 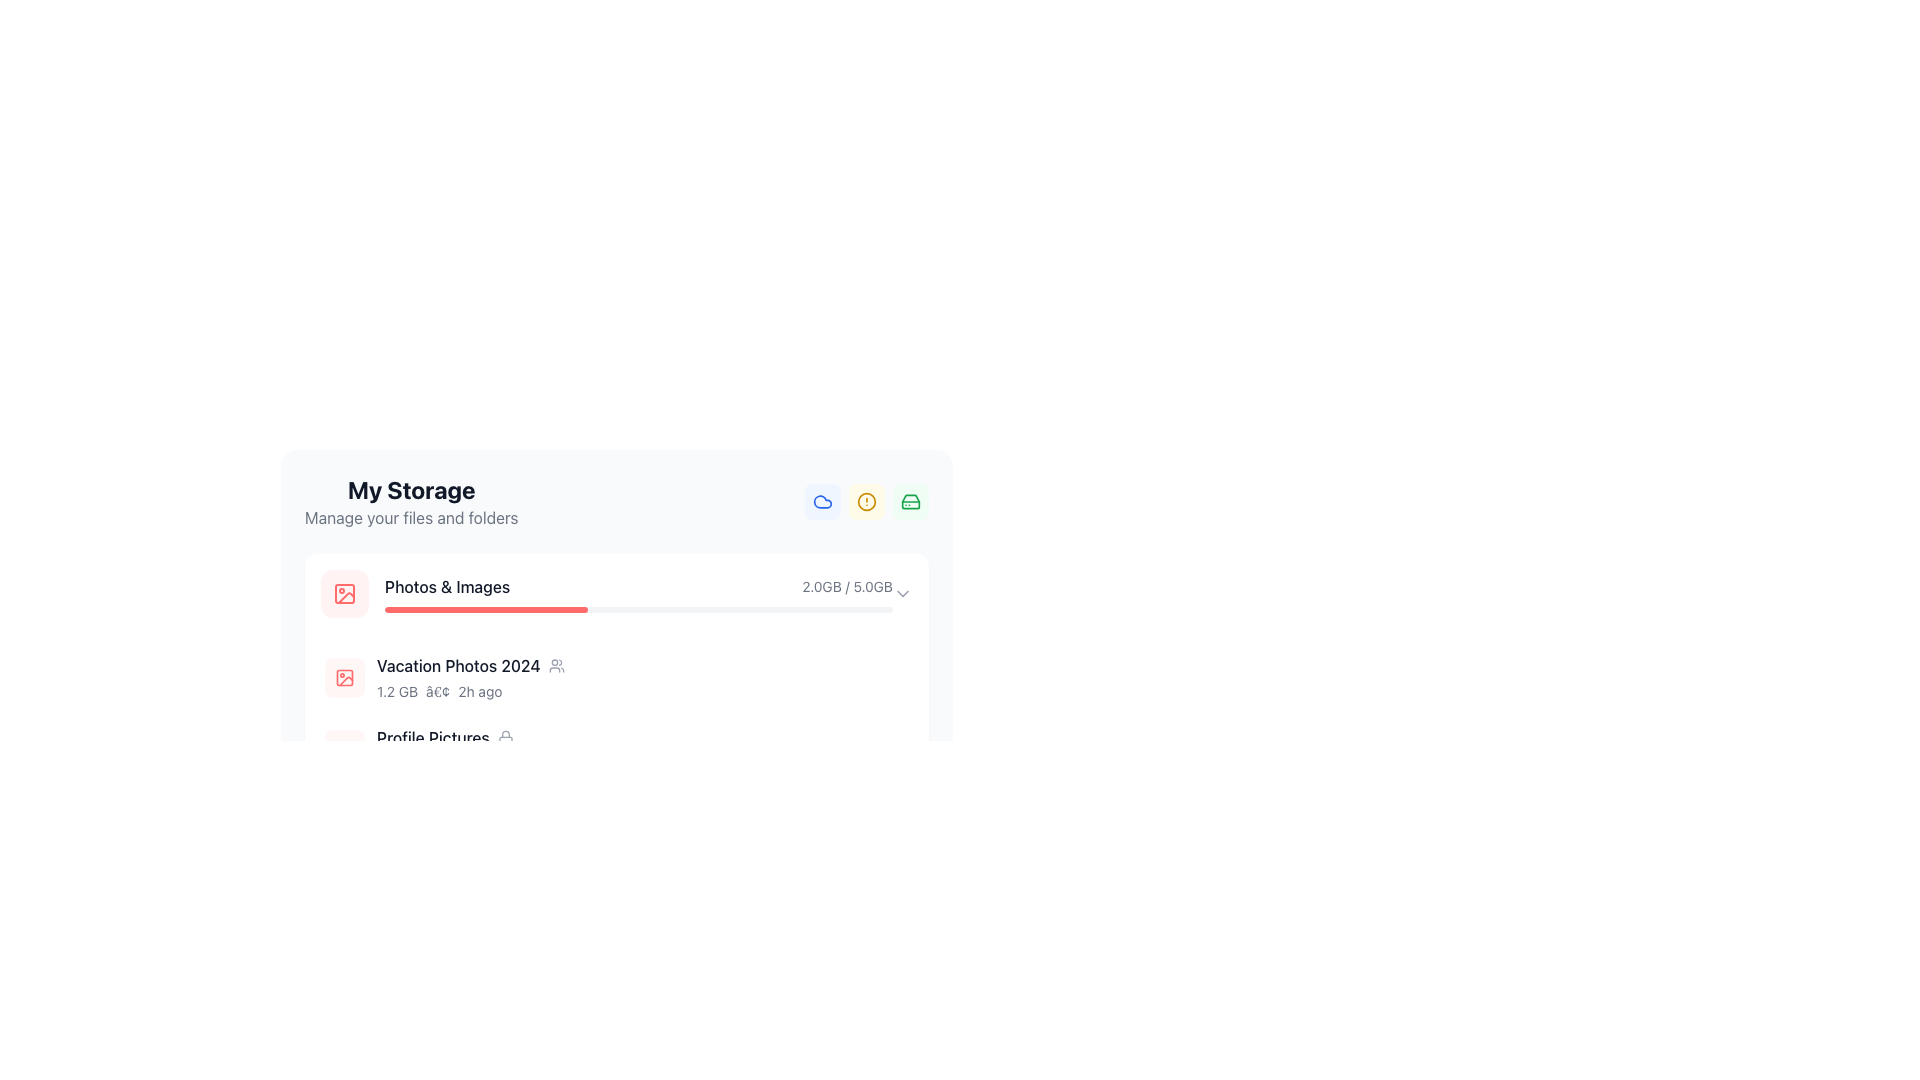 I want to click on the cloud feature icon located in the top-right section of the interface, which is the first icon among its siblings and positioned directly to the left of a warning icon, so click(x=822, y=500).